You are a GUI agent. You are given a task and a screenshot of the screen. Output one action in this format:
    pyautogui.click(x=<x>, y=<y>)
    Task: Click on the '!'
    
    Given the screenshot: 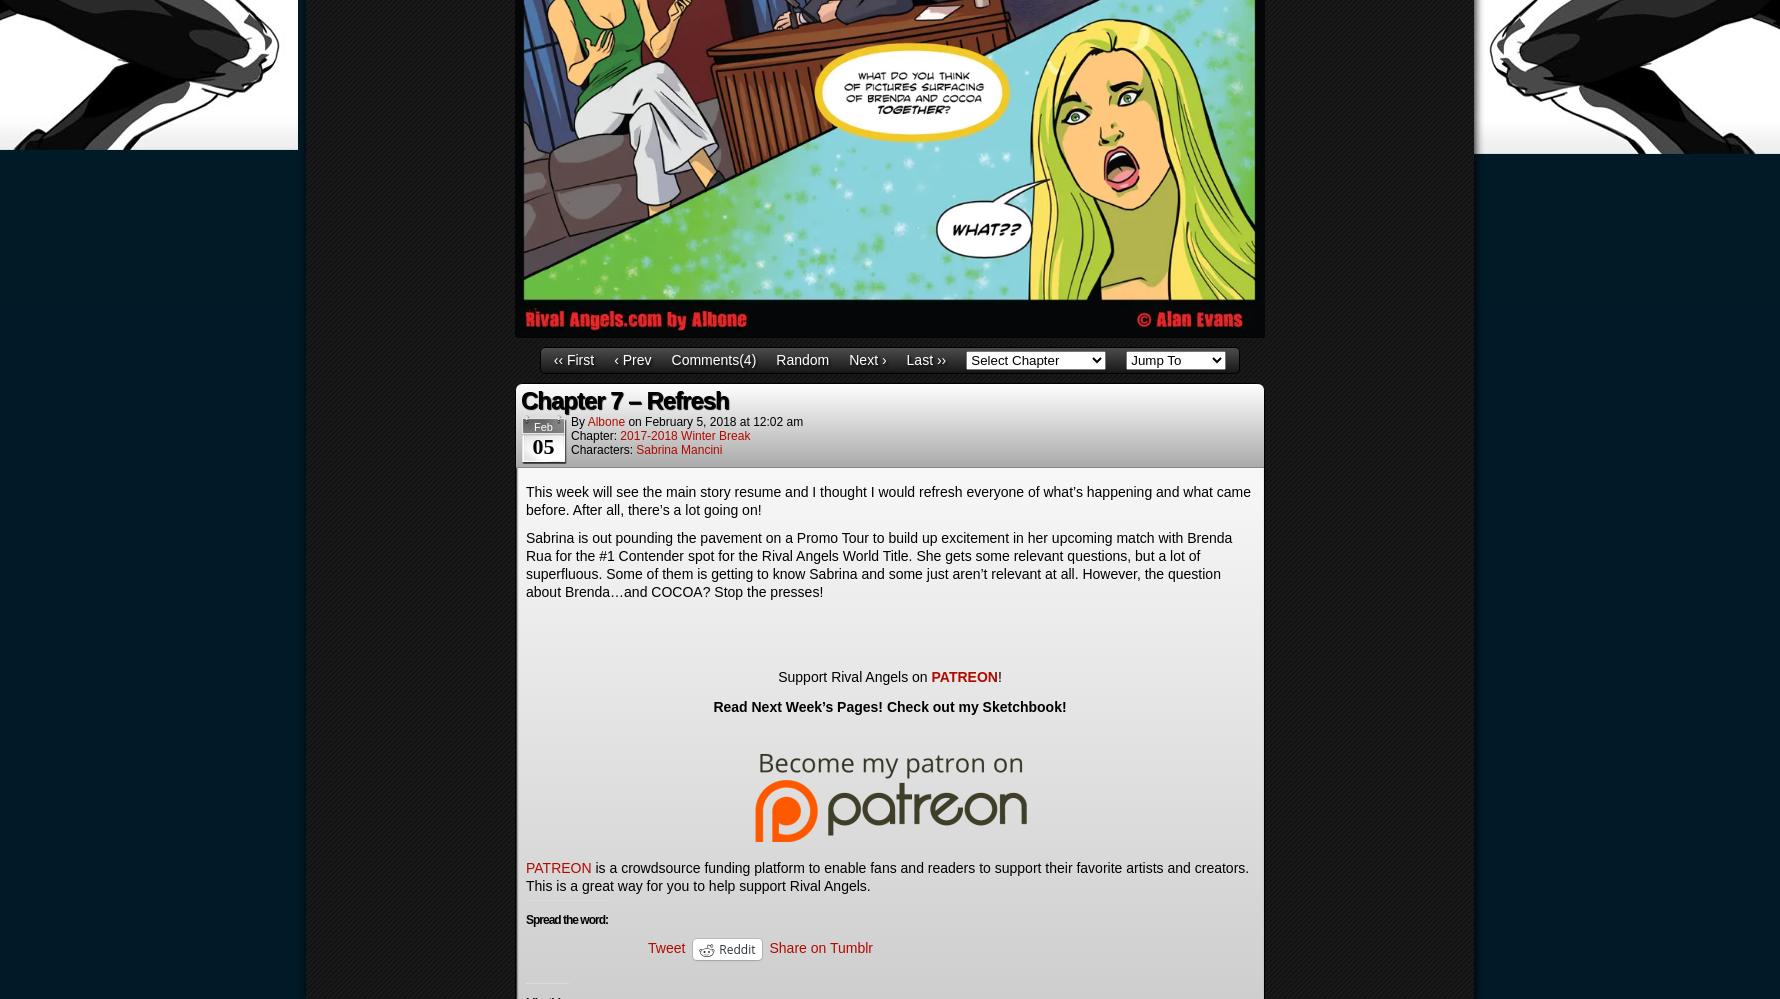 What is the action you would take?
    pyautogui.click(x=995, y=676)
    